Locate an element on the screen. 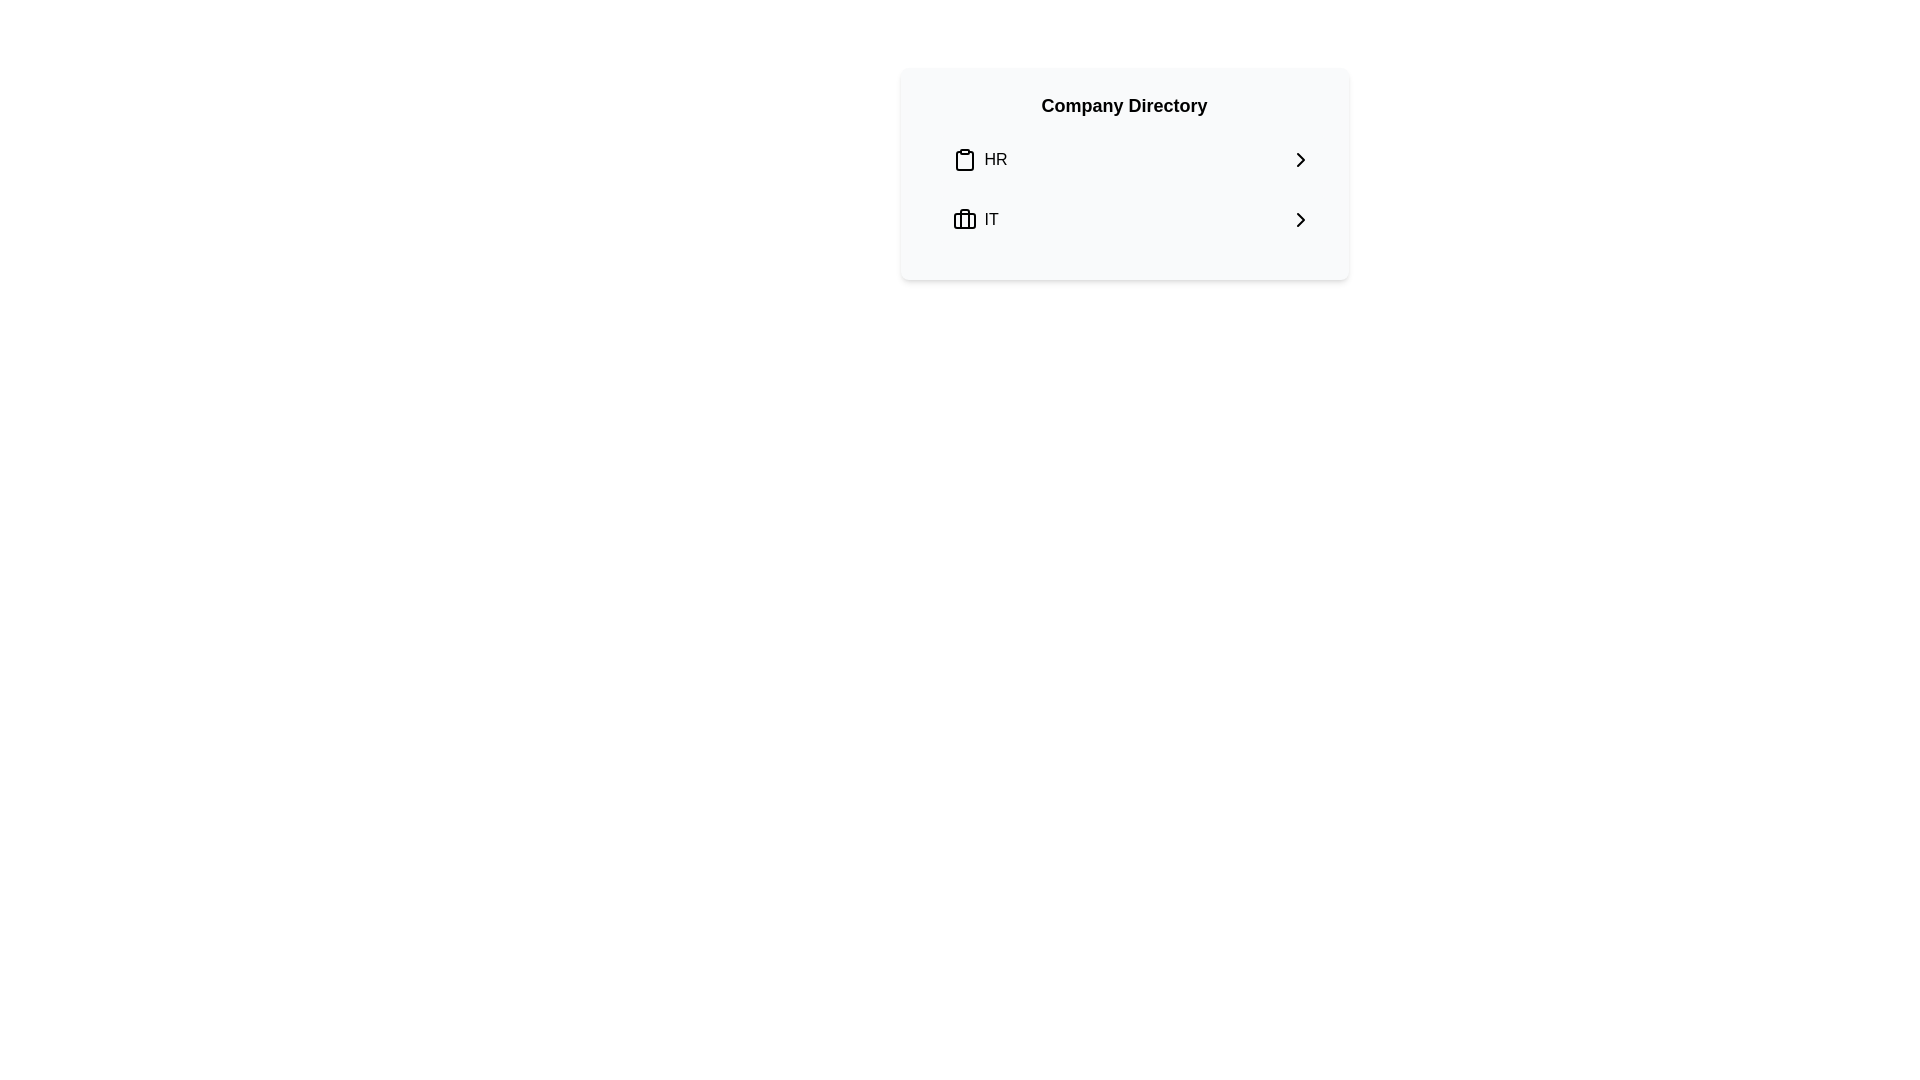 The width and height of the screenshot is (1920, 1080). the rightward-pointing chevron icon in the IT row of the Company Directory, which is styled in a minimalistic black stroke format and located to the far right of the 'IT' text is located at coordinates (1300, 219).